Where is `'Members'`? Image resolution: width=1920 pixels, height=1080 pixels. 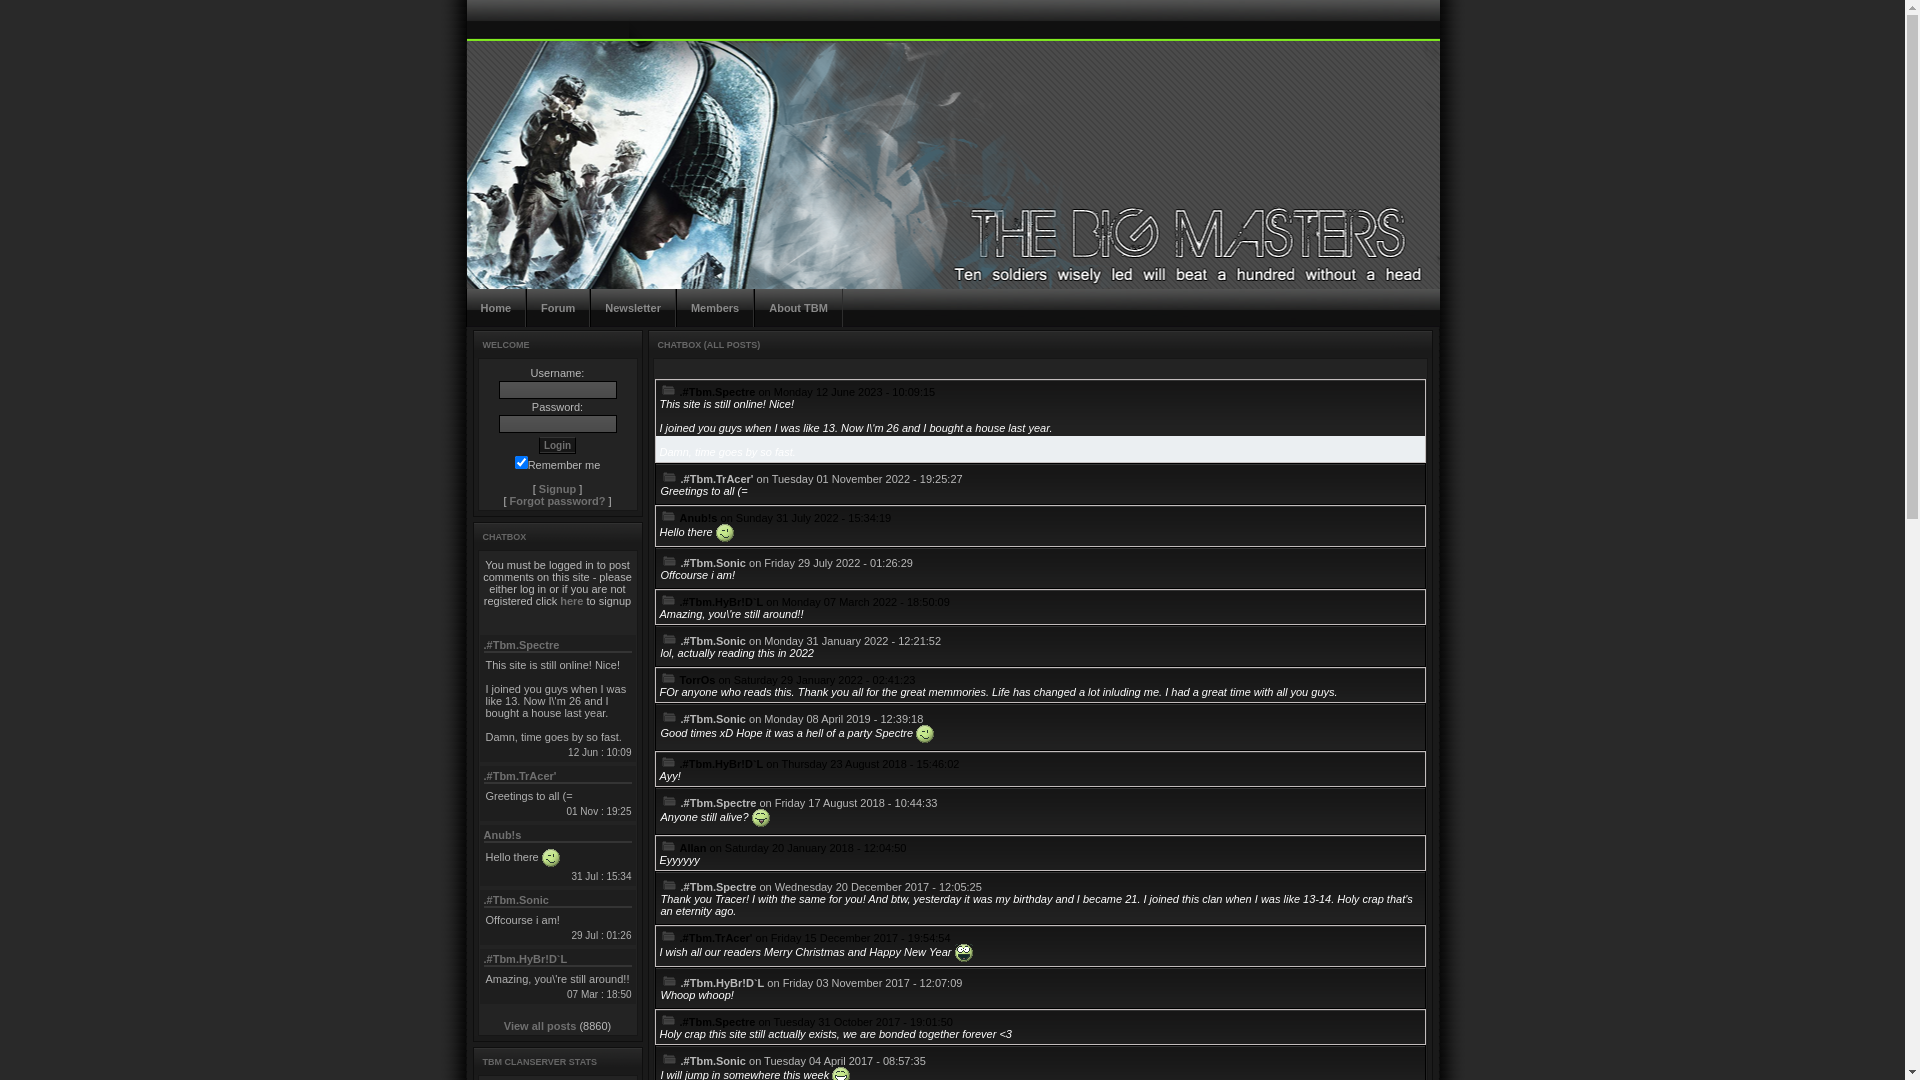 'Members' is located at coordinates (676, 308).